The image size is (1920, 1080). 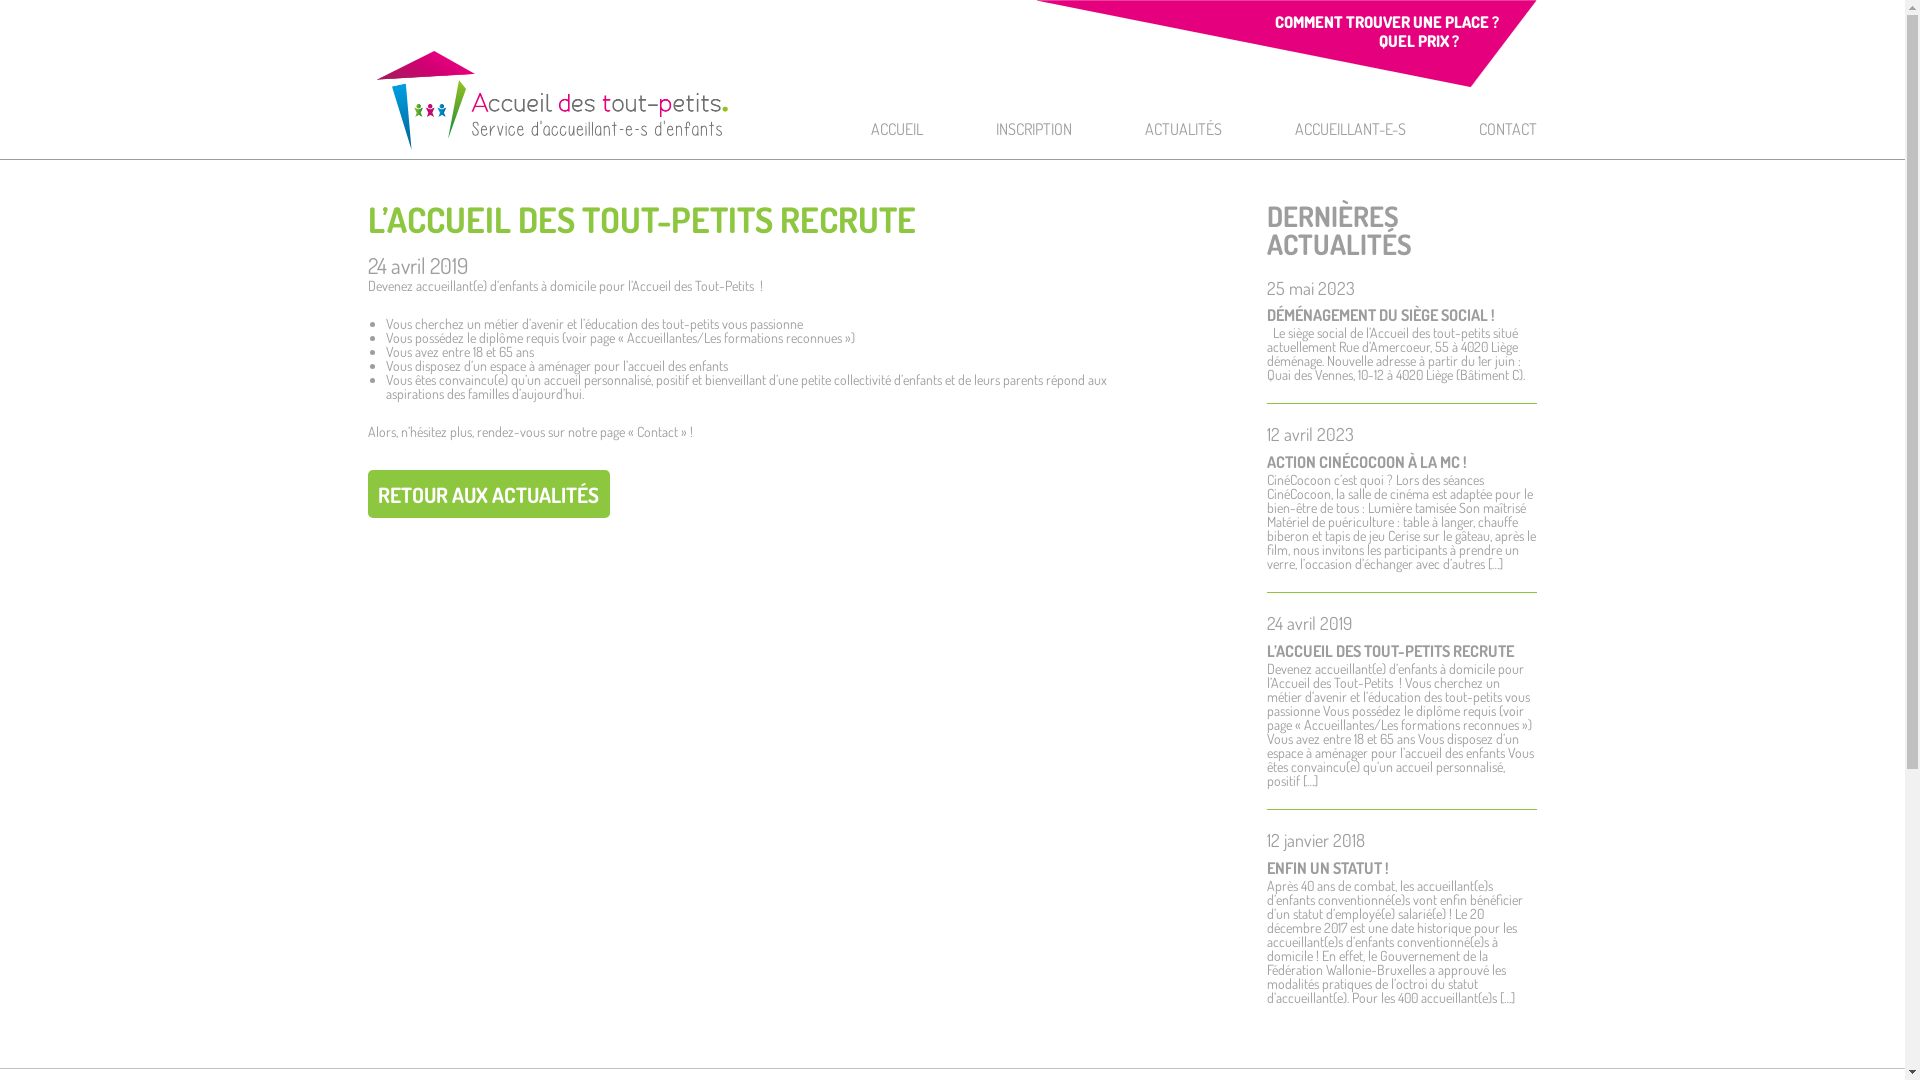 I want to click on 'CONTACT', so click(x=1507, y=128).